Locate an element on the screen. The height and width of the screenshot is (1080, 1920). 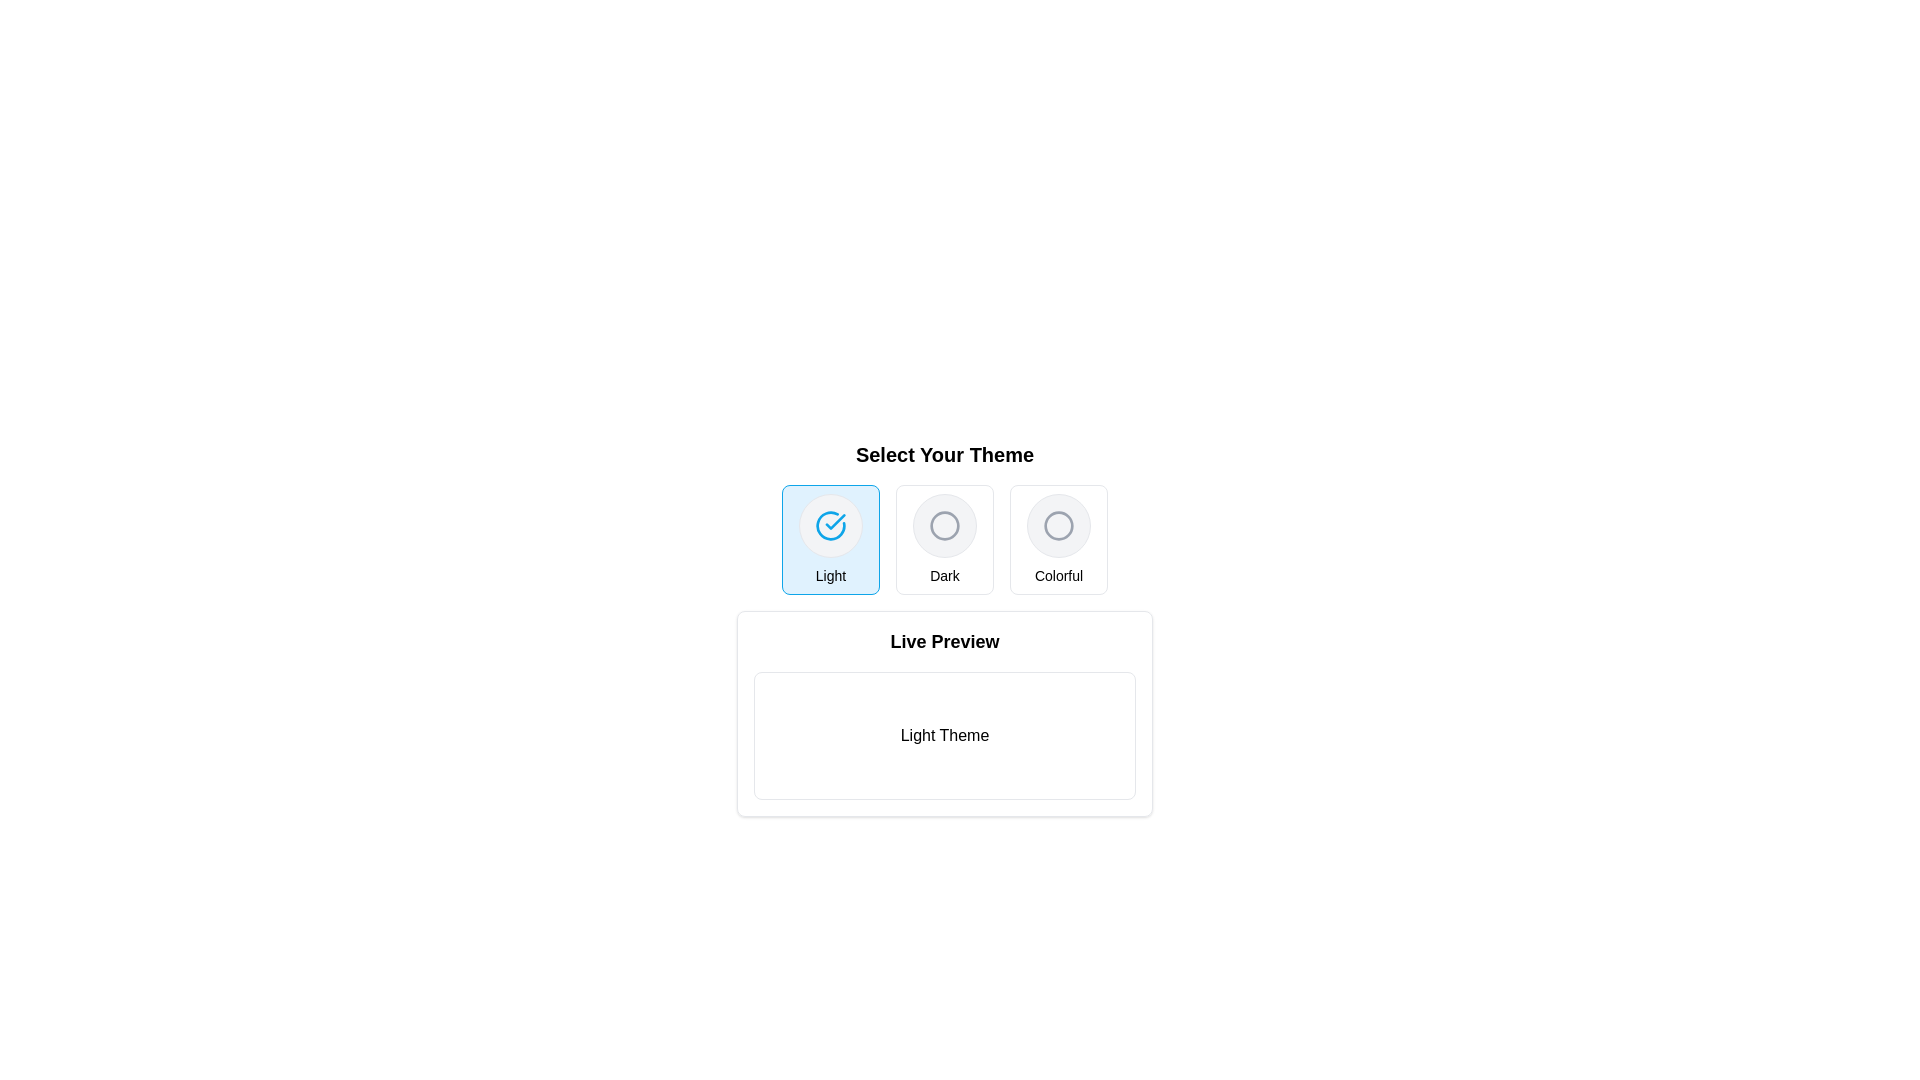
the 'Light', 'Dark', and 'Colorful' theme options button group for keyboard navigation, located below 'Select Your Theme' and above 'Live Preview' is located at coordinates (944, 540).